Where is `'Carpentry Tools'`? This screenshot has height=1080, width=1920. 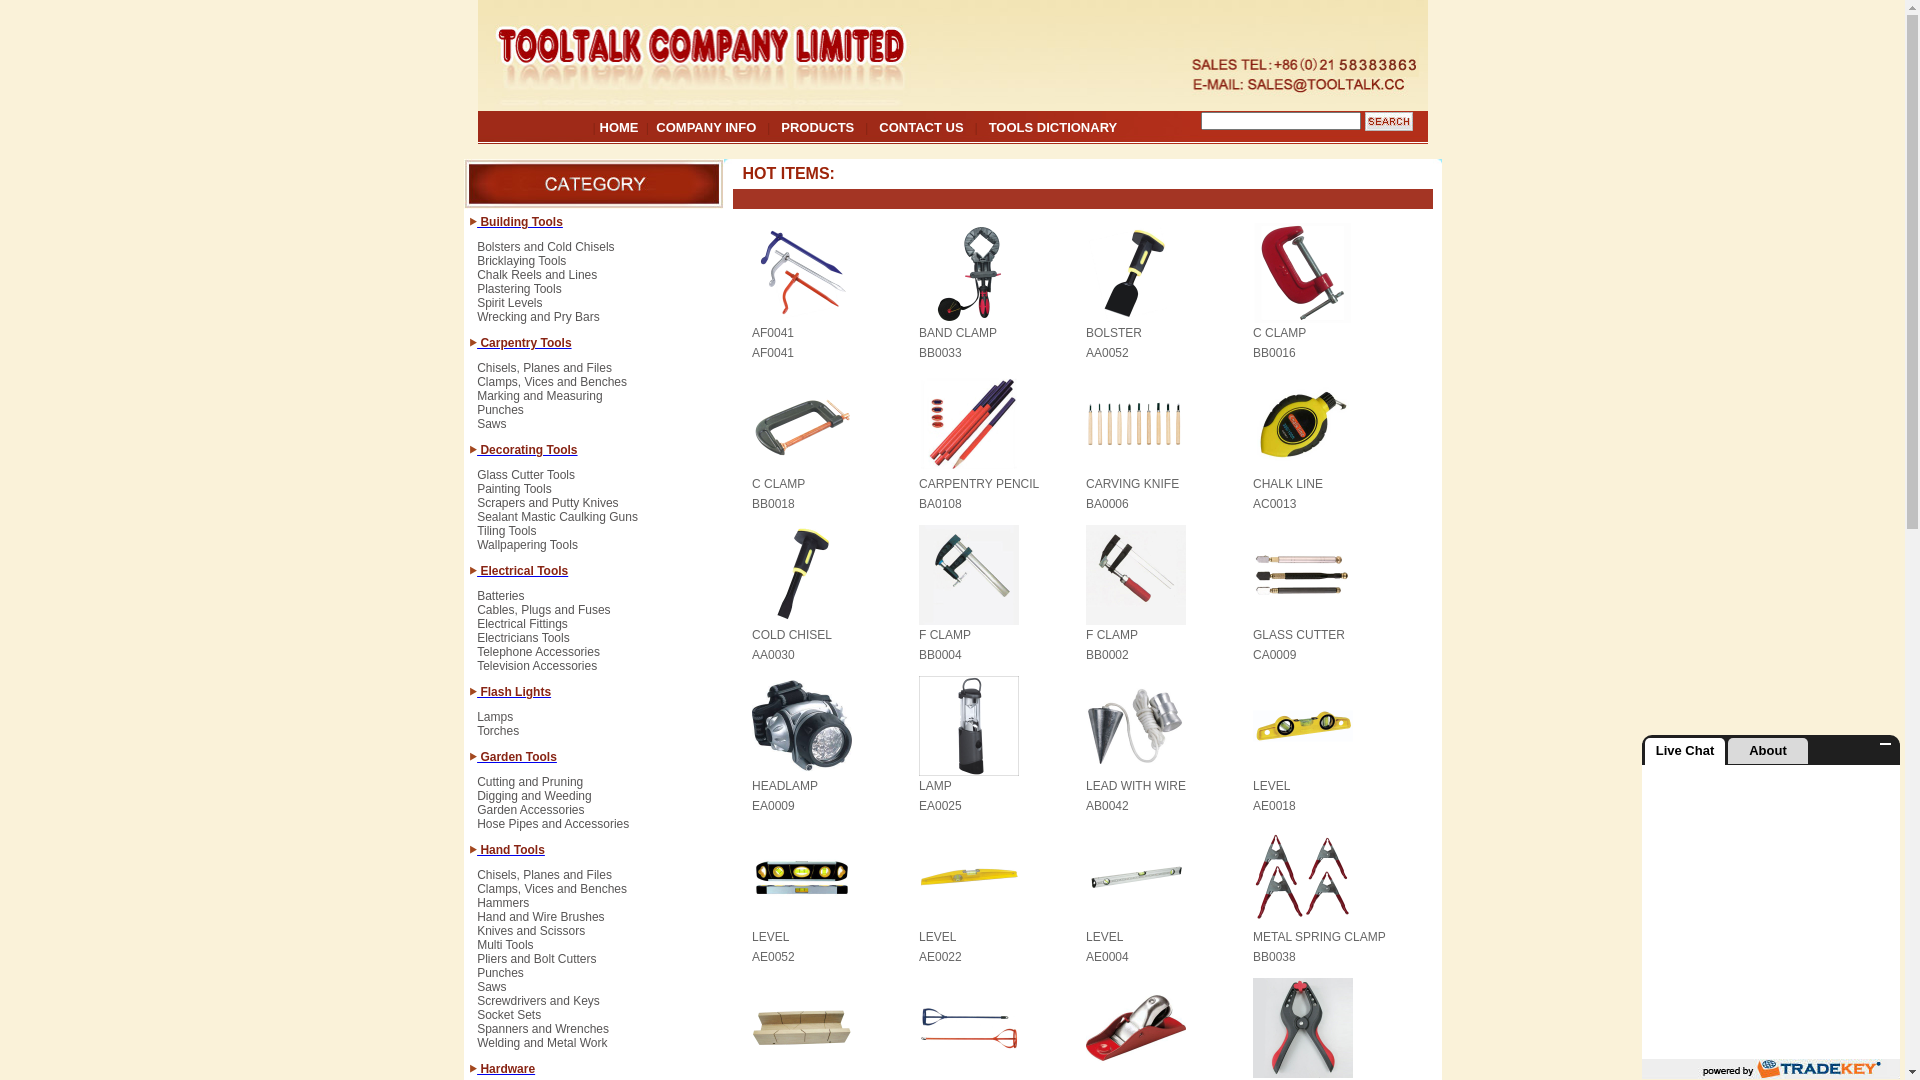
'Carpentry Tools' is located at coordinates (523, 341).